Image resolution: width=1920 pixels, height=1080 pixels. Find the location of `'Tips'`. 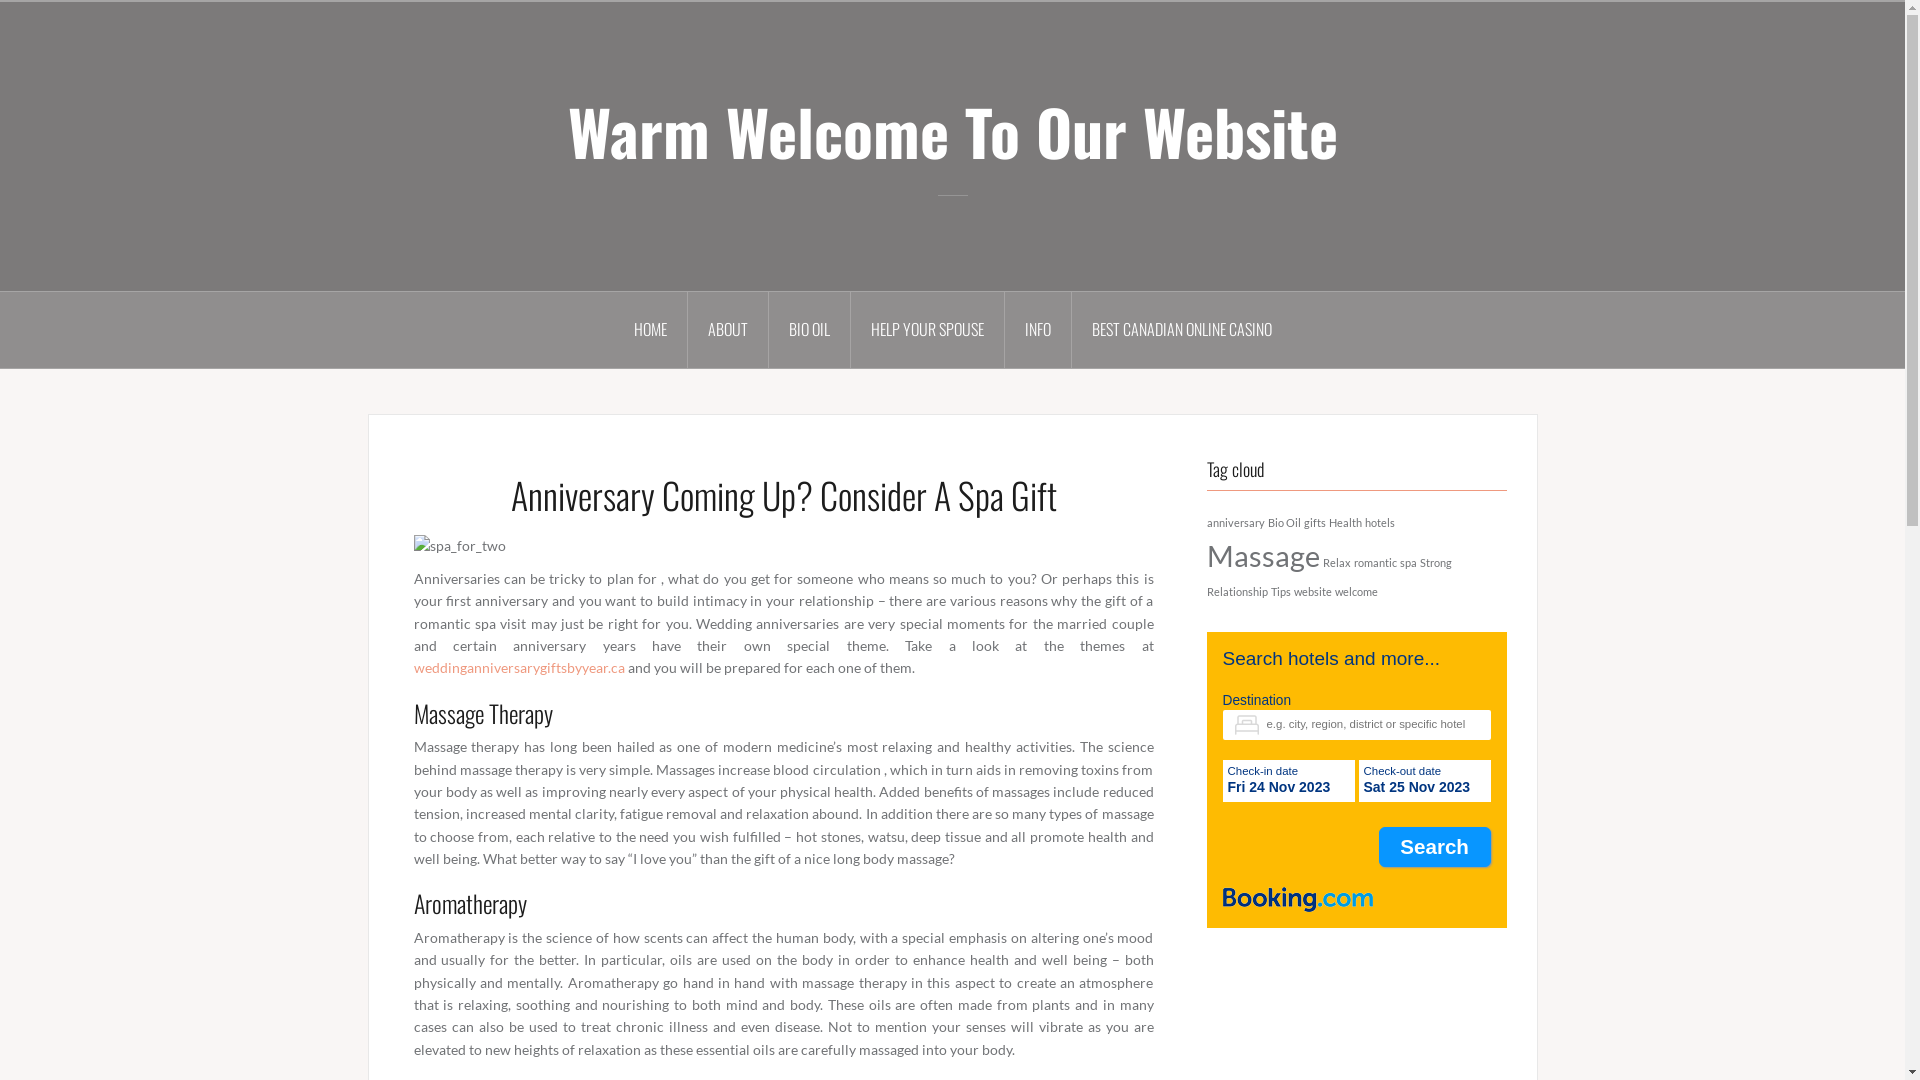

'Tips' is located at coordinates (1269, 590).